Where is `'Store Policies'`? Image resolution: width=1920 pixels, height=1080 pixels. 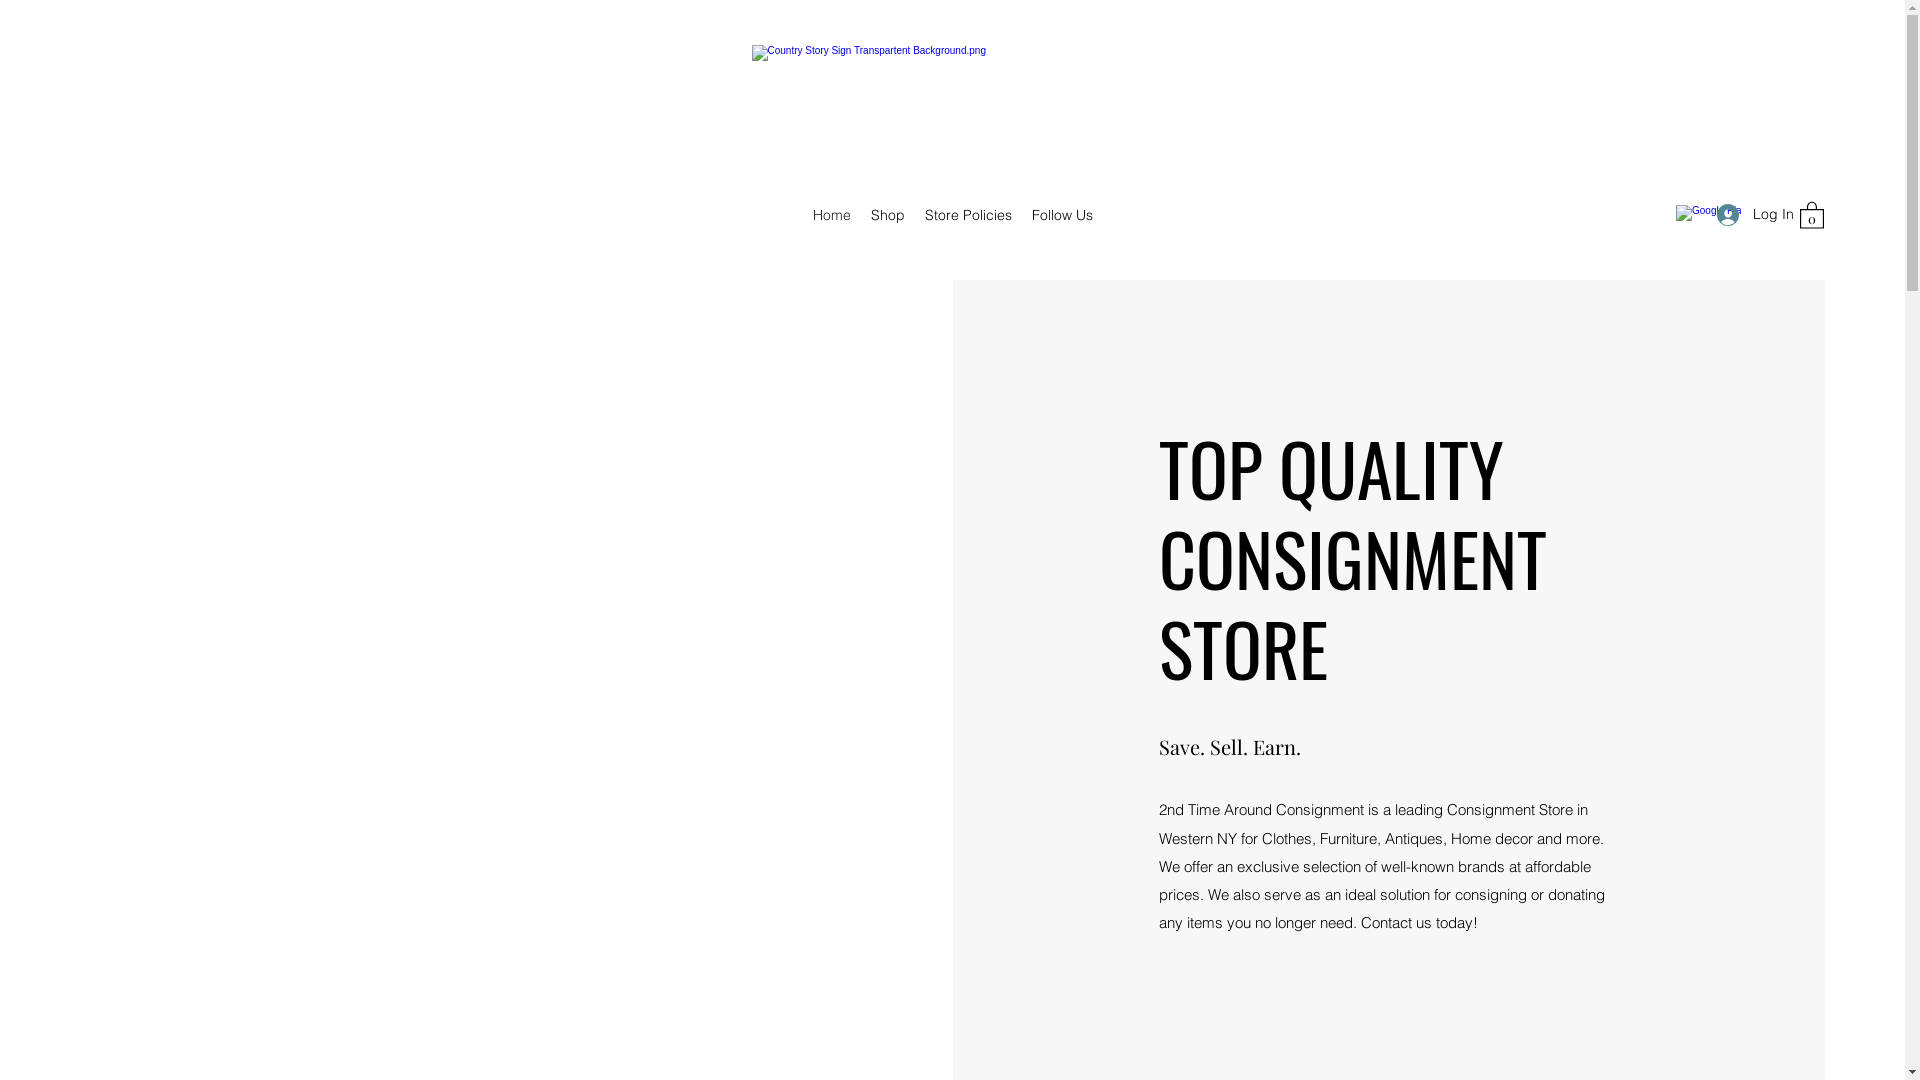
'Store Policies' is located at coordinates (967, 215).